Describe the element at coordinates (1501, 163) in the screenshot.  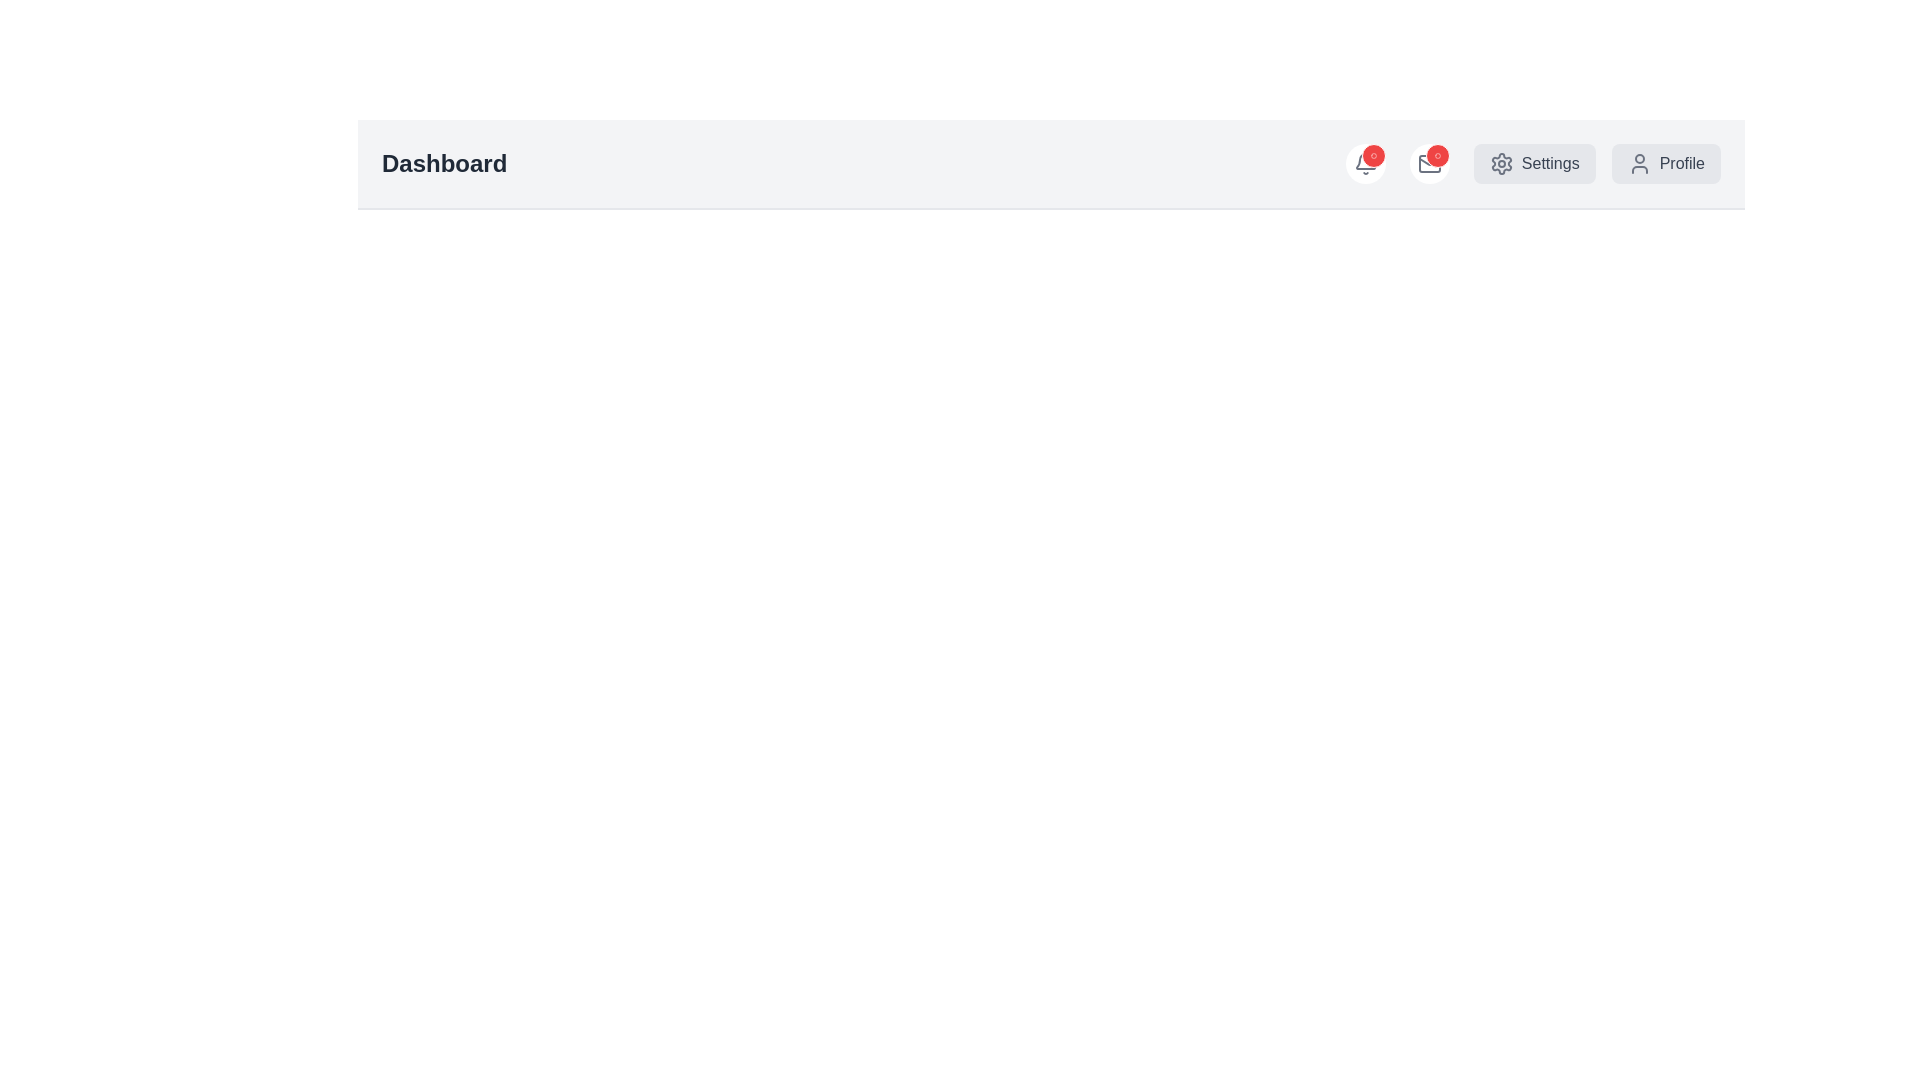
I see `the cogwheel icon button in the top-right portion of the interface` at that location.